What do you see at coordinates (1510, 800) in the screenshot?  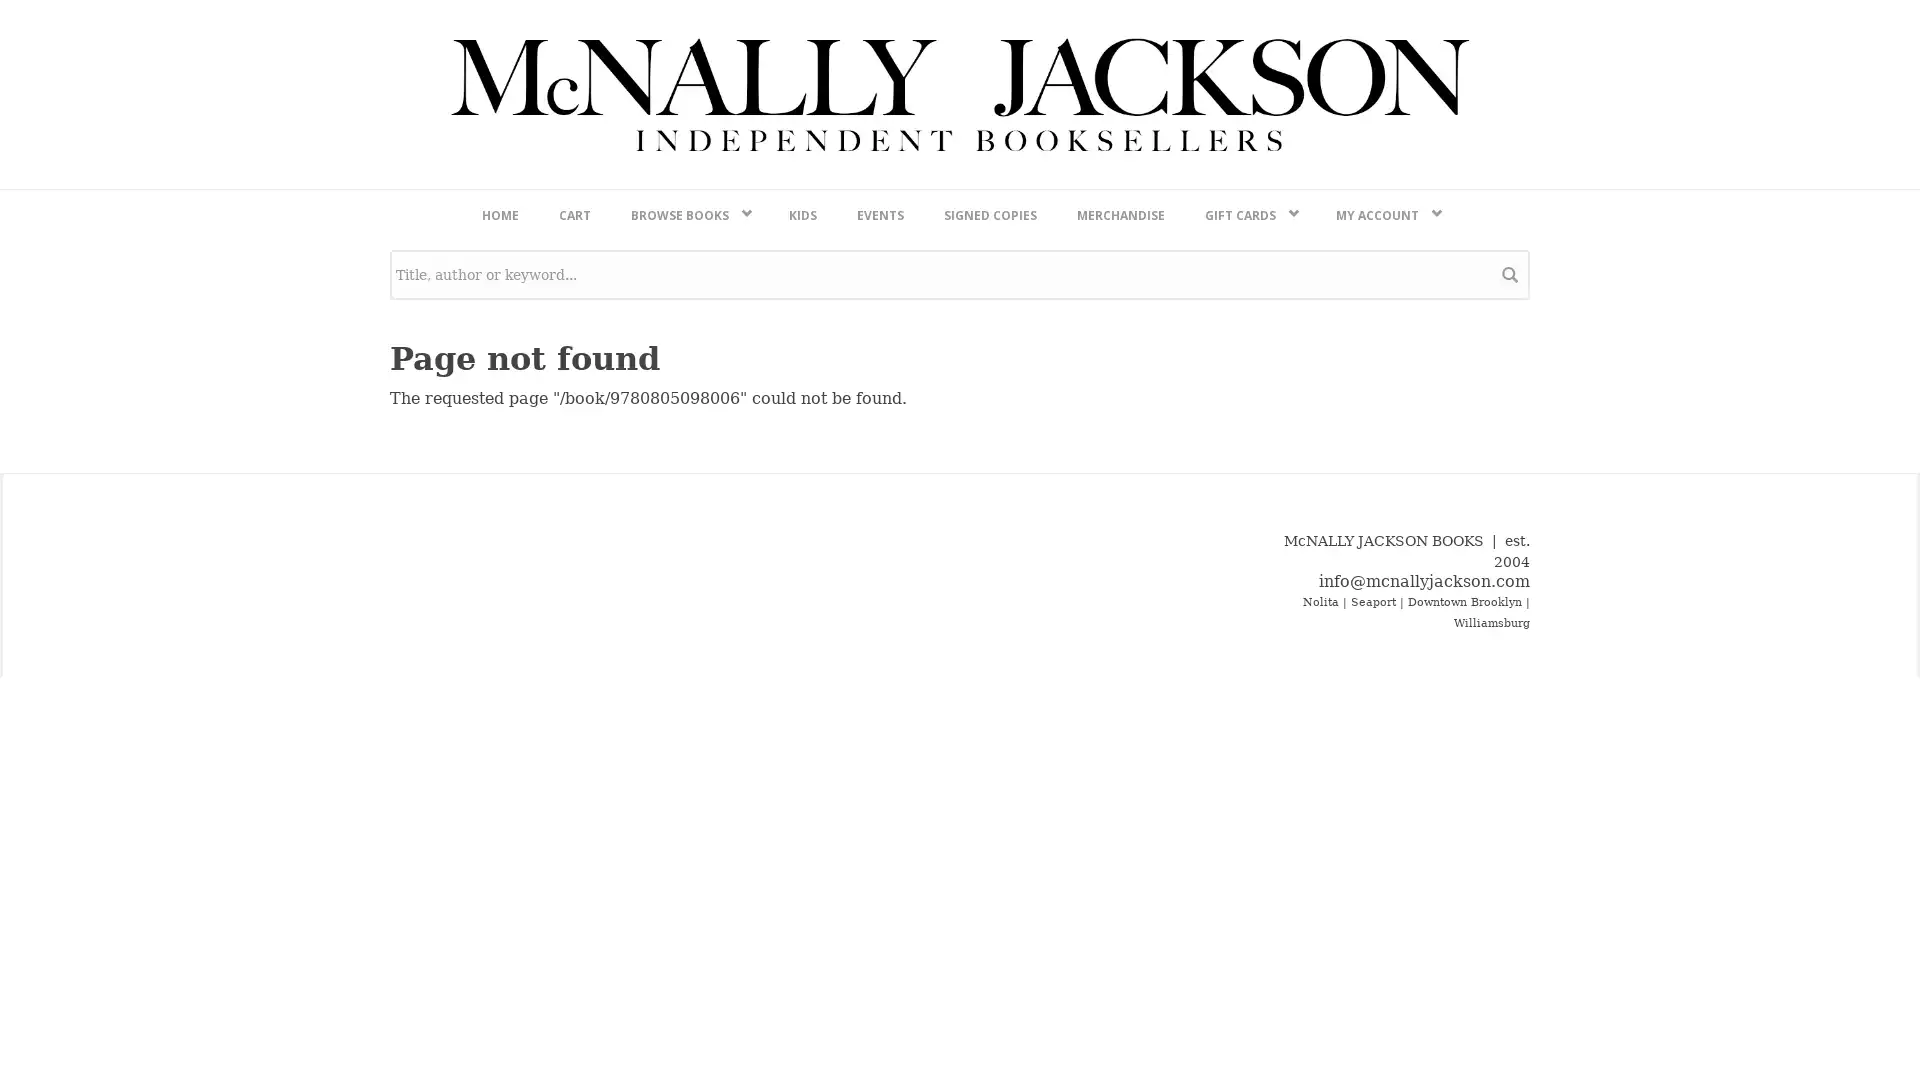 I see `search` at bounding box center [1510, 800].